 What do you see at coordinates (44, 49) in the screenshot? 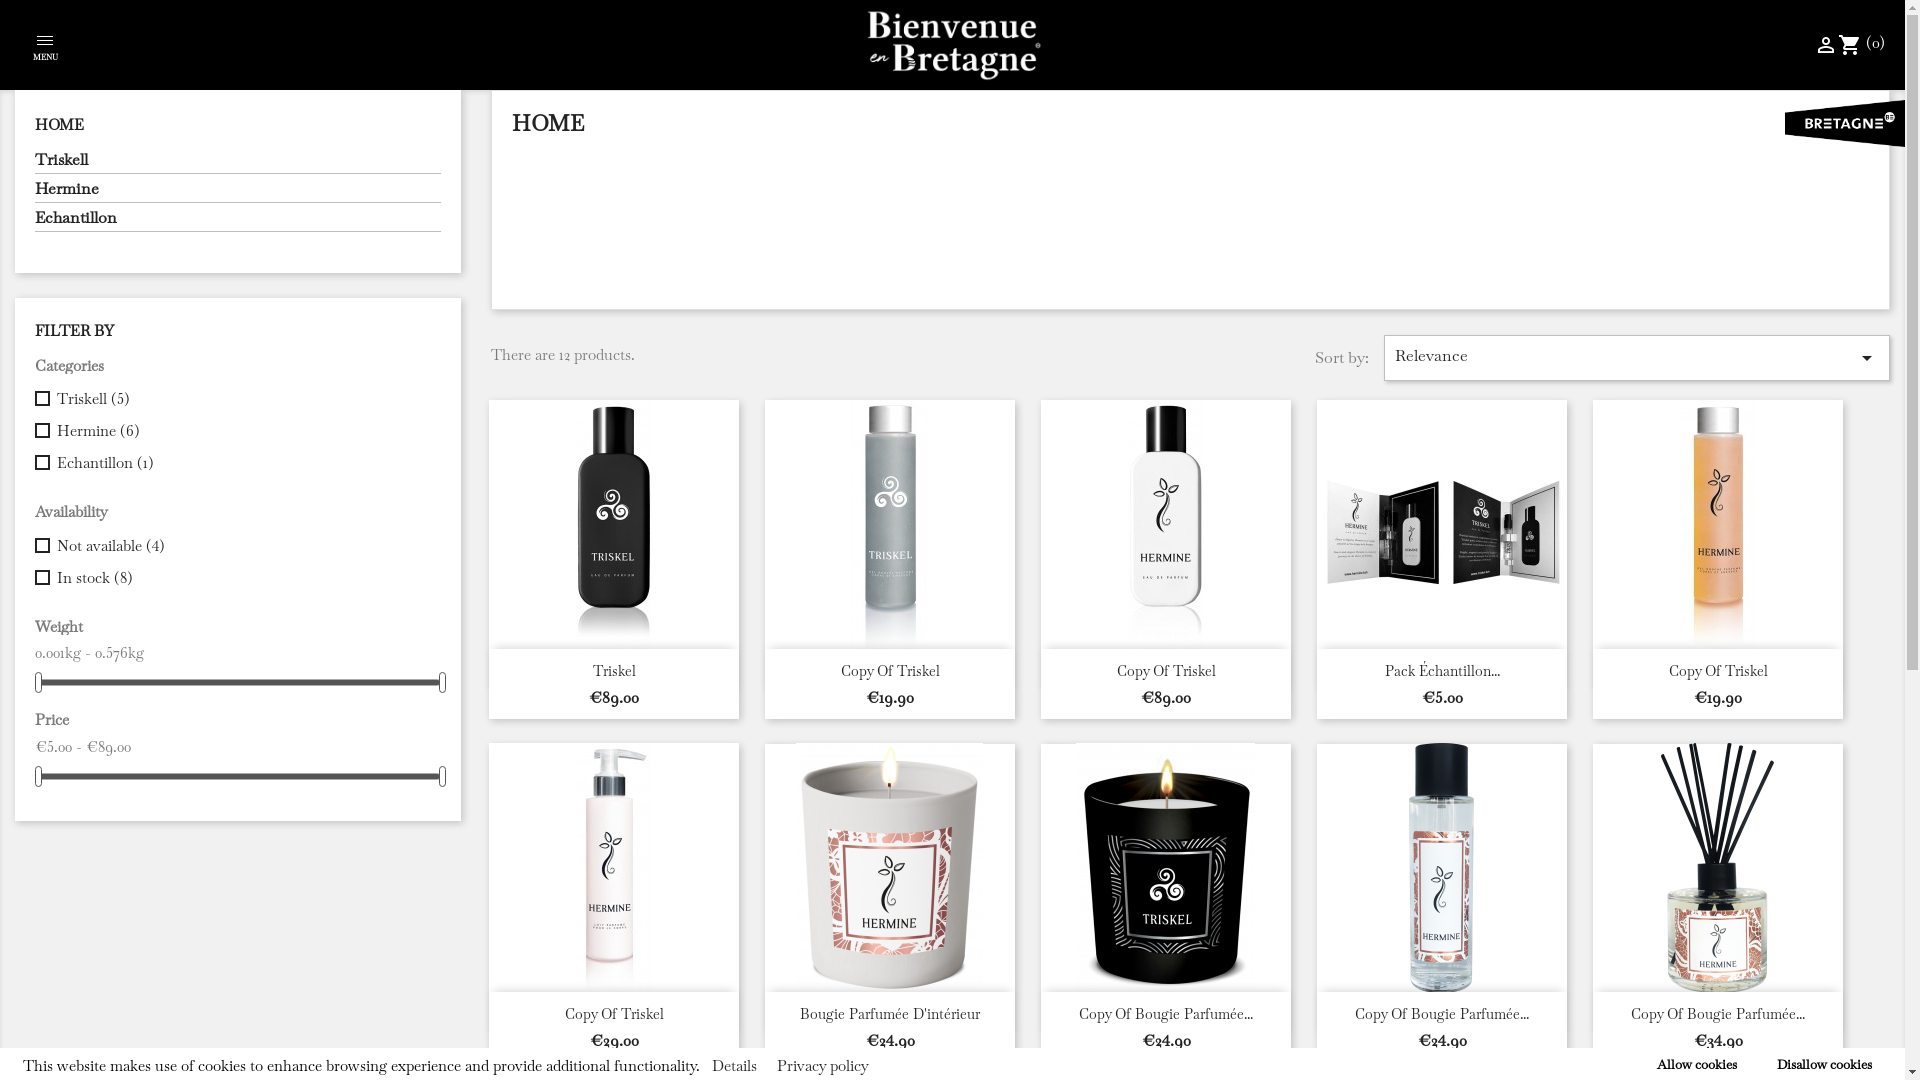
I see `'MENU'` at bounding box center [44, 49].